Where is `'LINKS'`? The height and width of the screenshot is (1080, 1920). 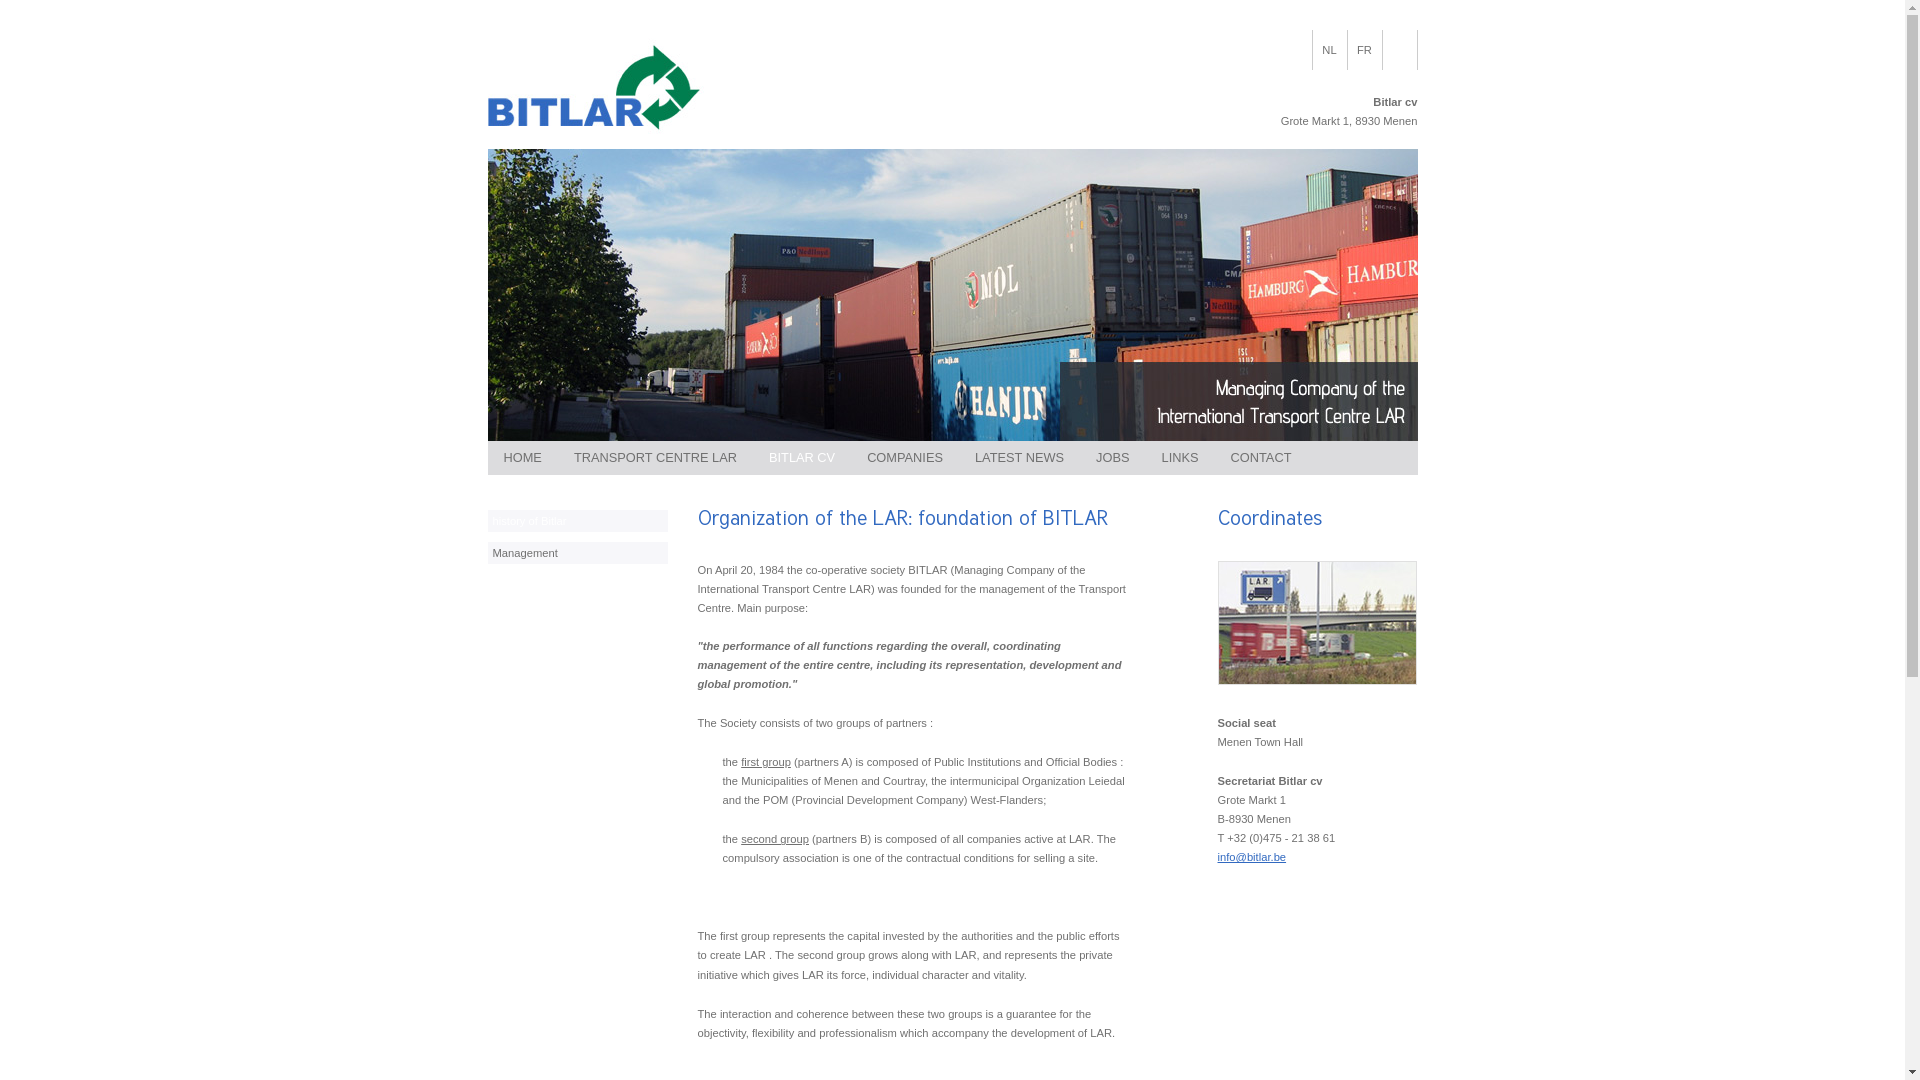 'LINKS' is located at coordinates (1146, 458).